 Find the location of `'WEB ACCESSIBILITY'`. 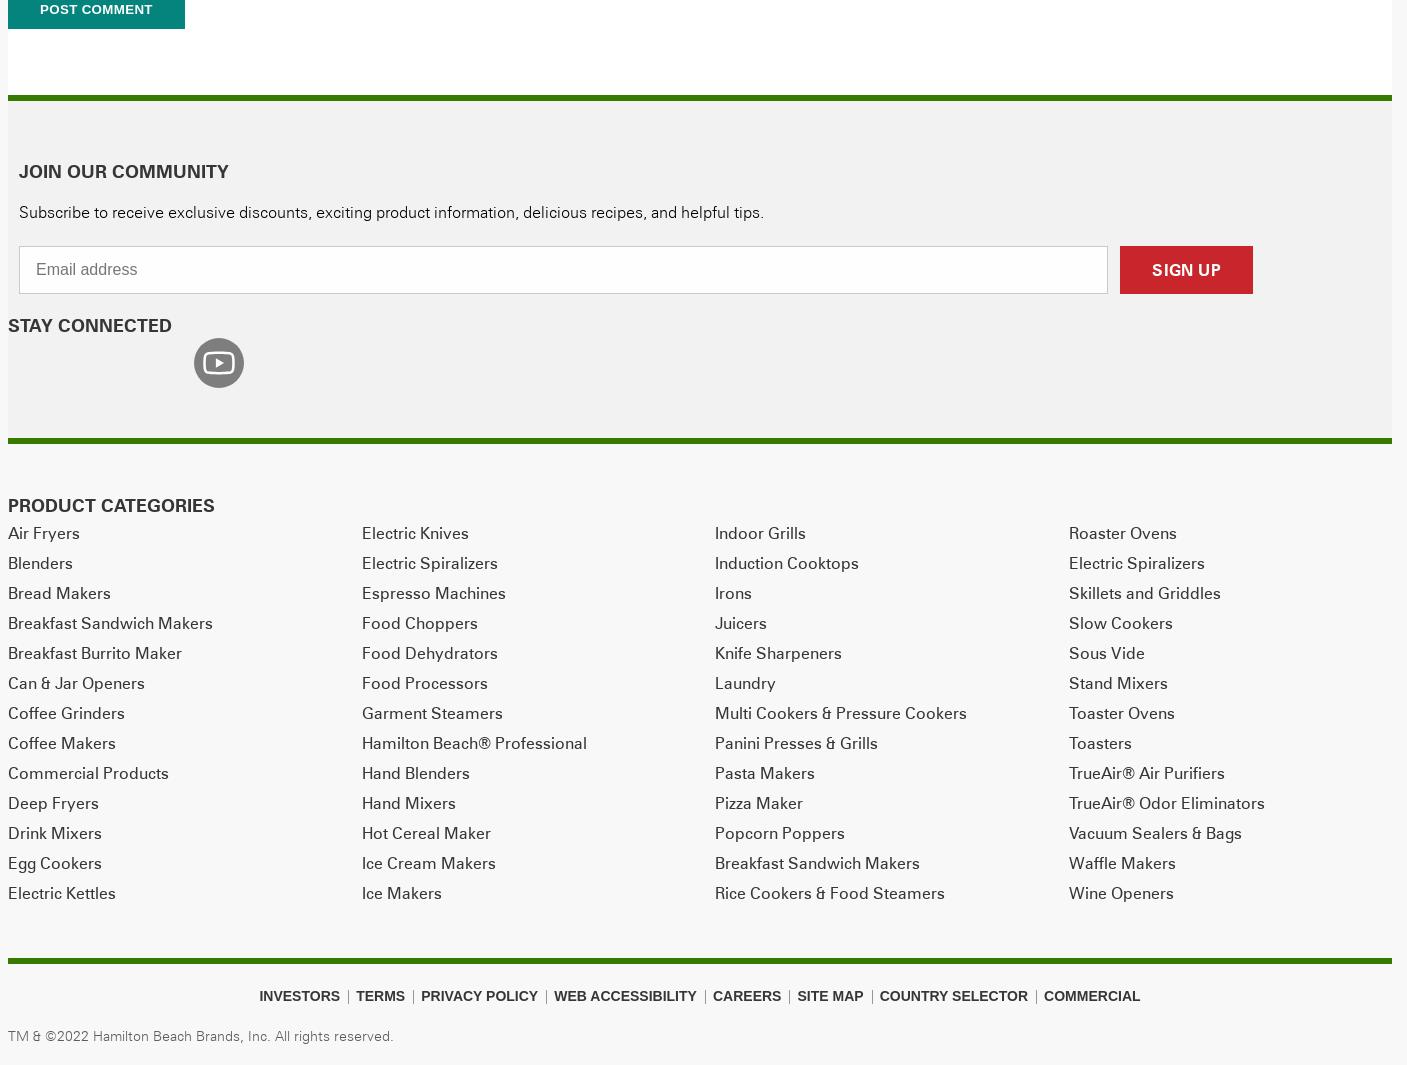

'WEB ACCESSIBILITY' is located at coordinates (623, 995).